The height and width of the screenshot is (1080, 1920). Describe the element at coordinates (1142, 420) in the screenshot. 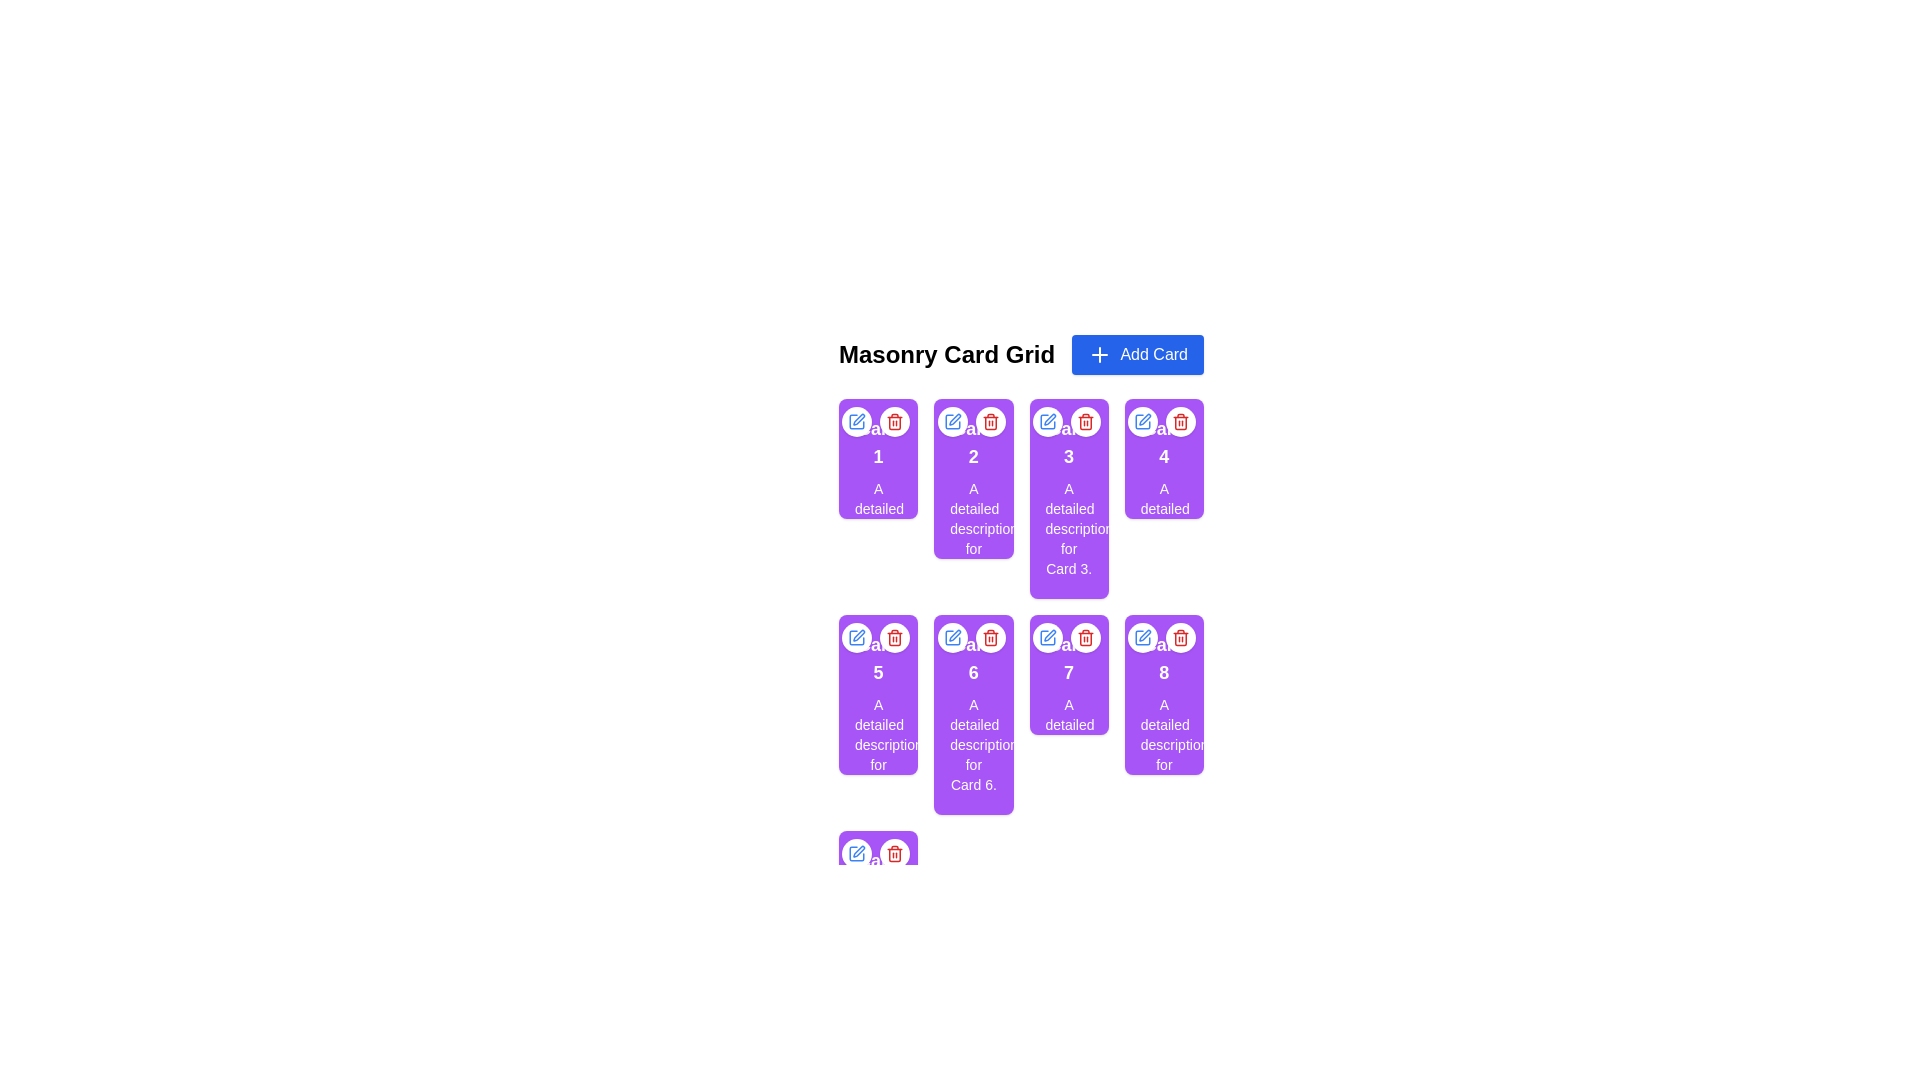

I see `the circular button with a white background and a pen icon located at the top-right corner of the fourth card in the grid layout to trigger the hover effect` at that location.